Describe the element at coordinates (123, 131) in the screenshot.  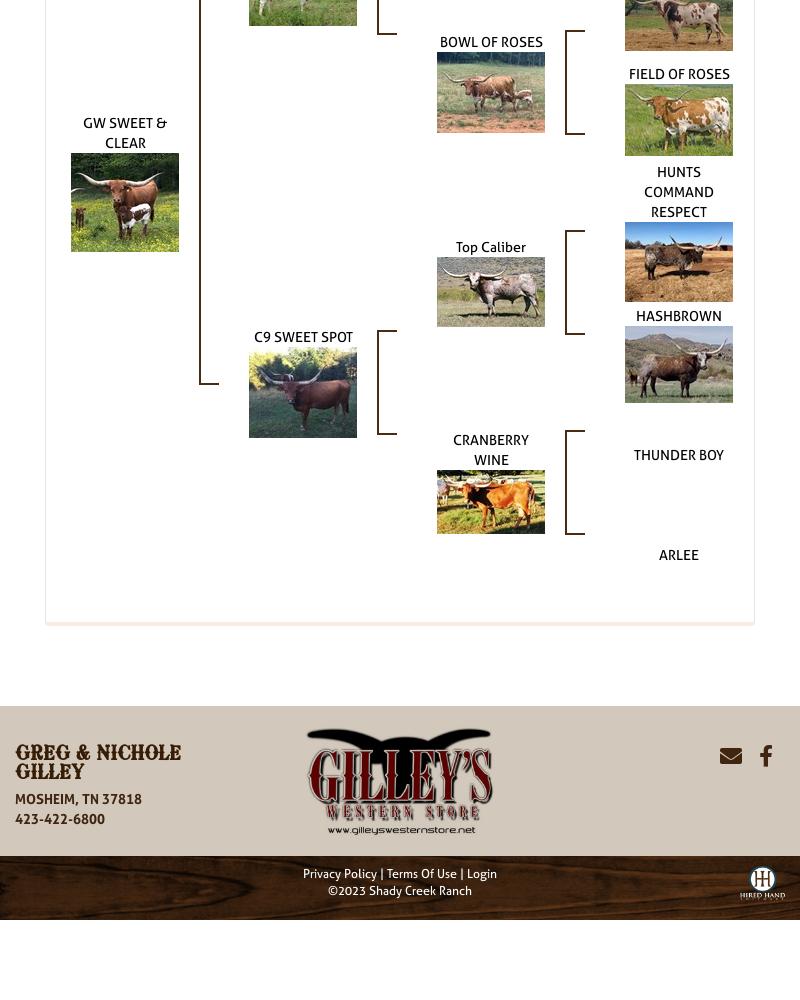
I see `'GW SWEET & CLEAR'` at that location.